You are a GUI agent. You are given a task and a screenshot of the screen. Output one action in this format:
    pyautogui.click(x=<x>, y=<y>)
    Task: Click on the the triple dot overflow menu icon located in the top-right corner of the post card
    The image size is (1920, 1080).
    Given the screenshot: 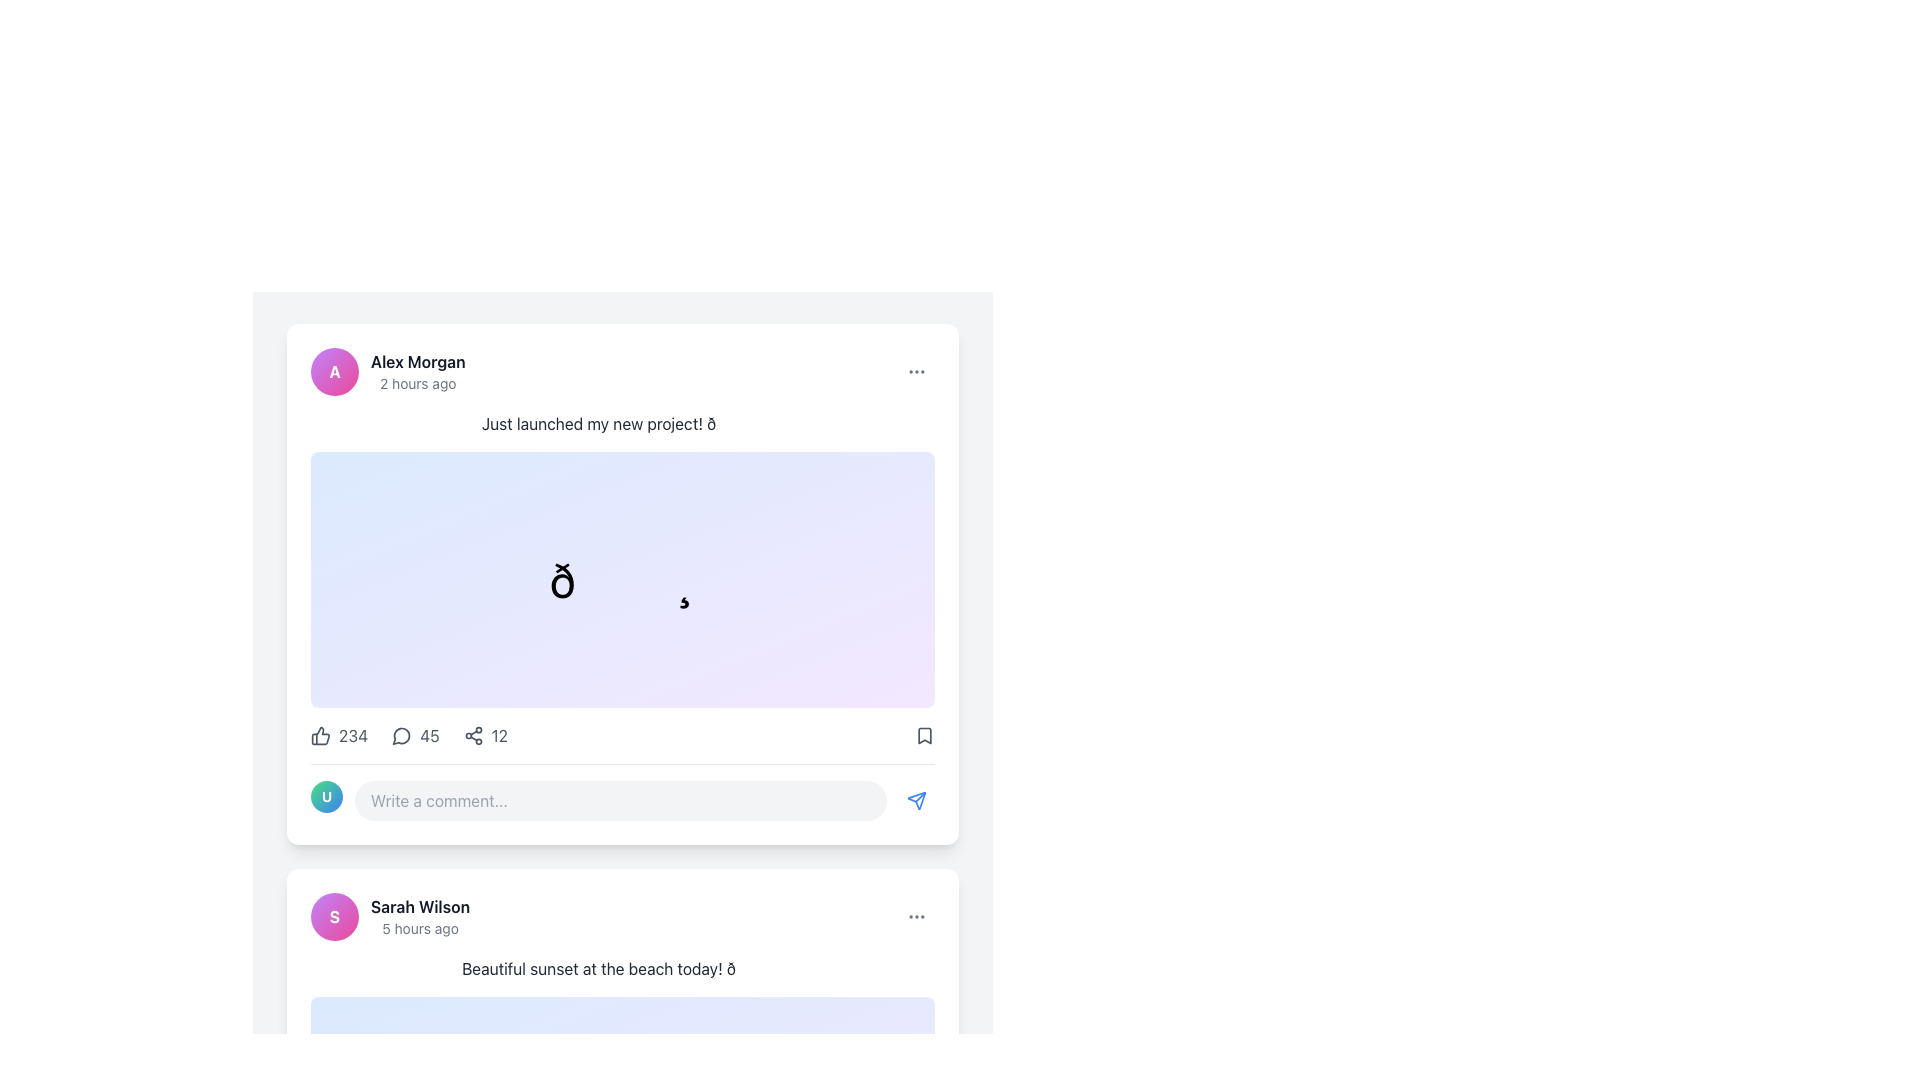 What is the action you would take?
    pyautogui.click(x=915, y=917)
    